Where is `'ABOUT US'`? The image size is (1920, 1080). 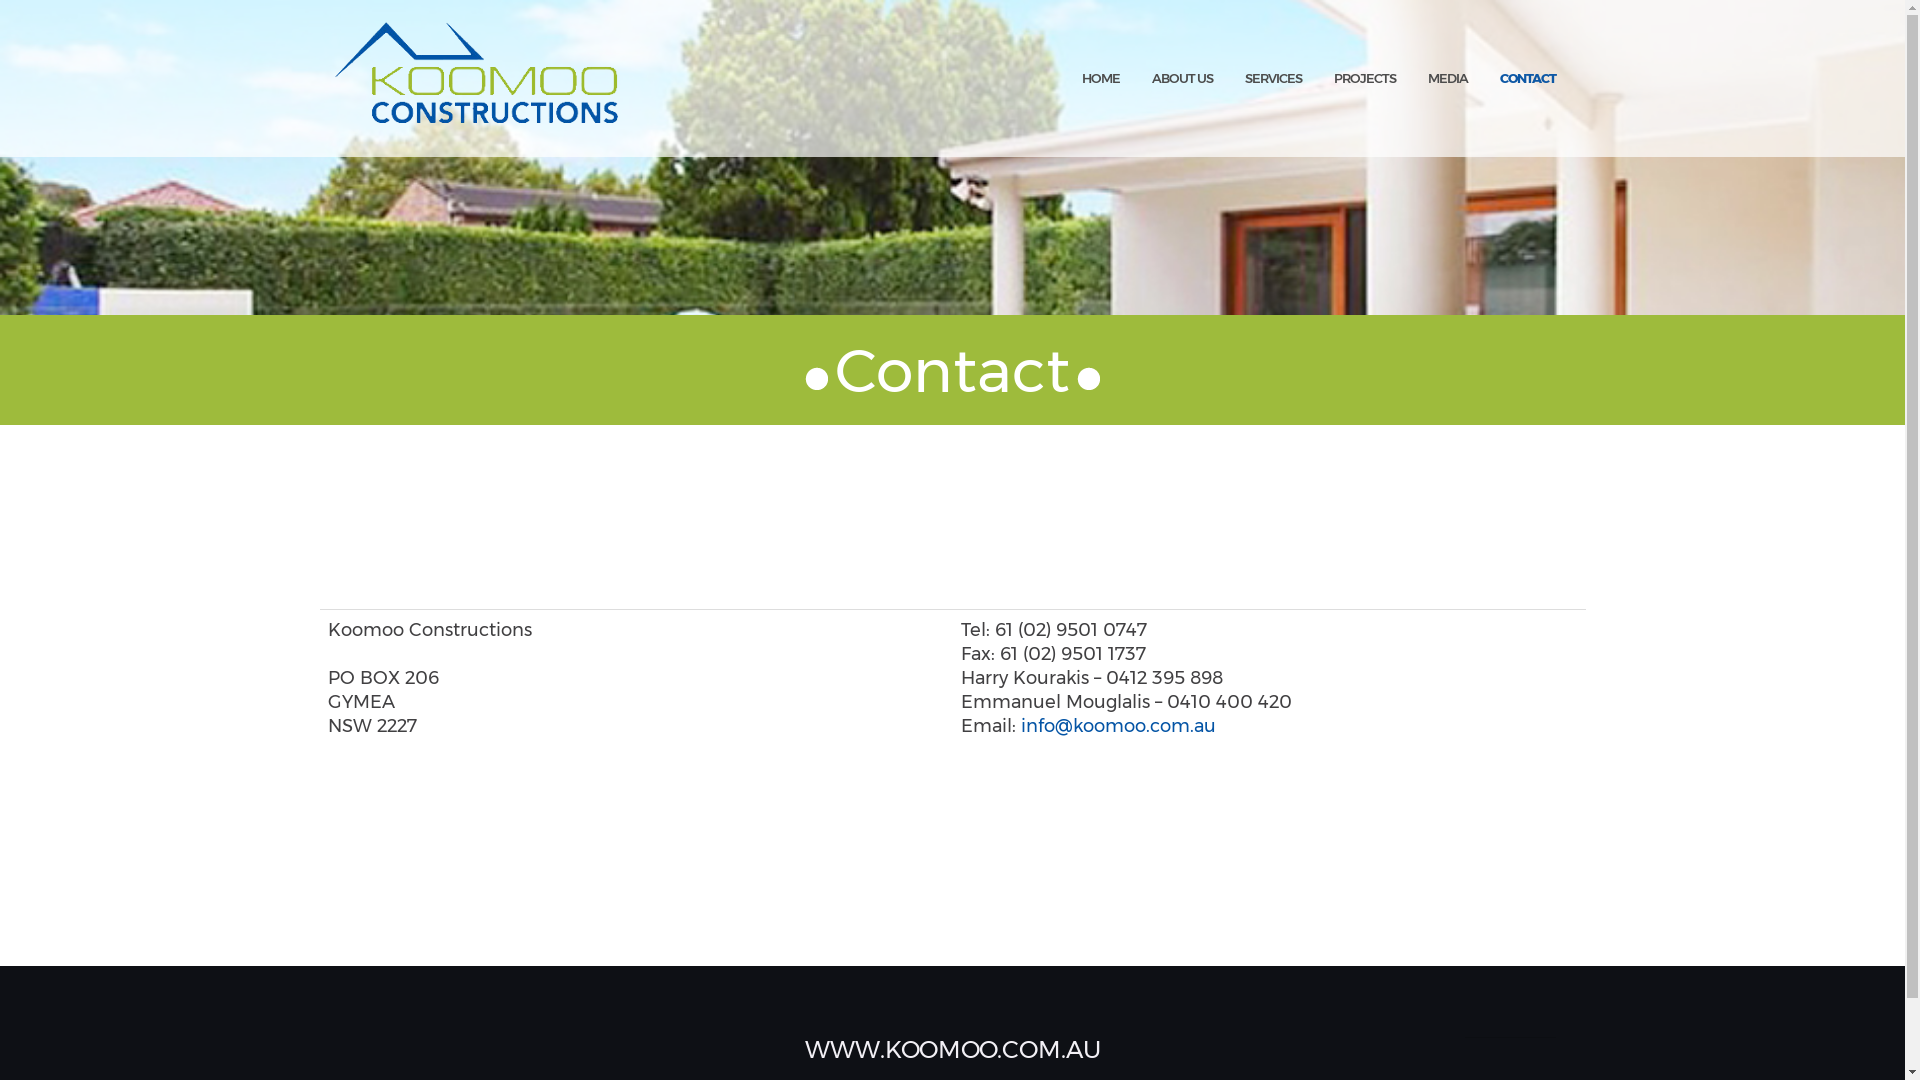 'ABOUT US' is located at coordinates (1182, 78).